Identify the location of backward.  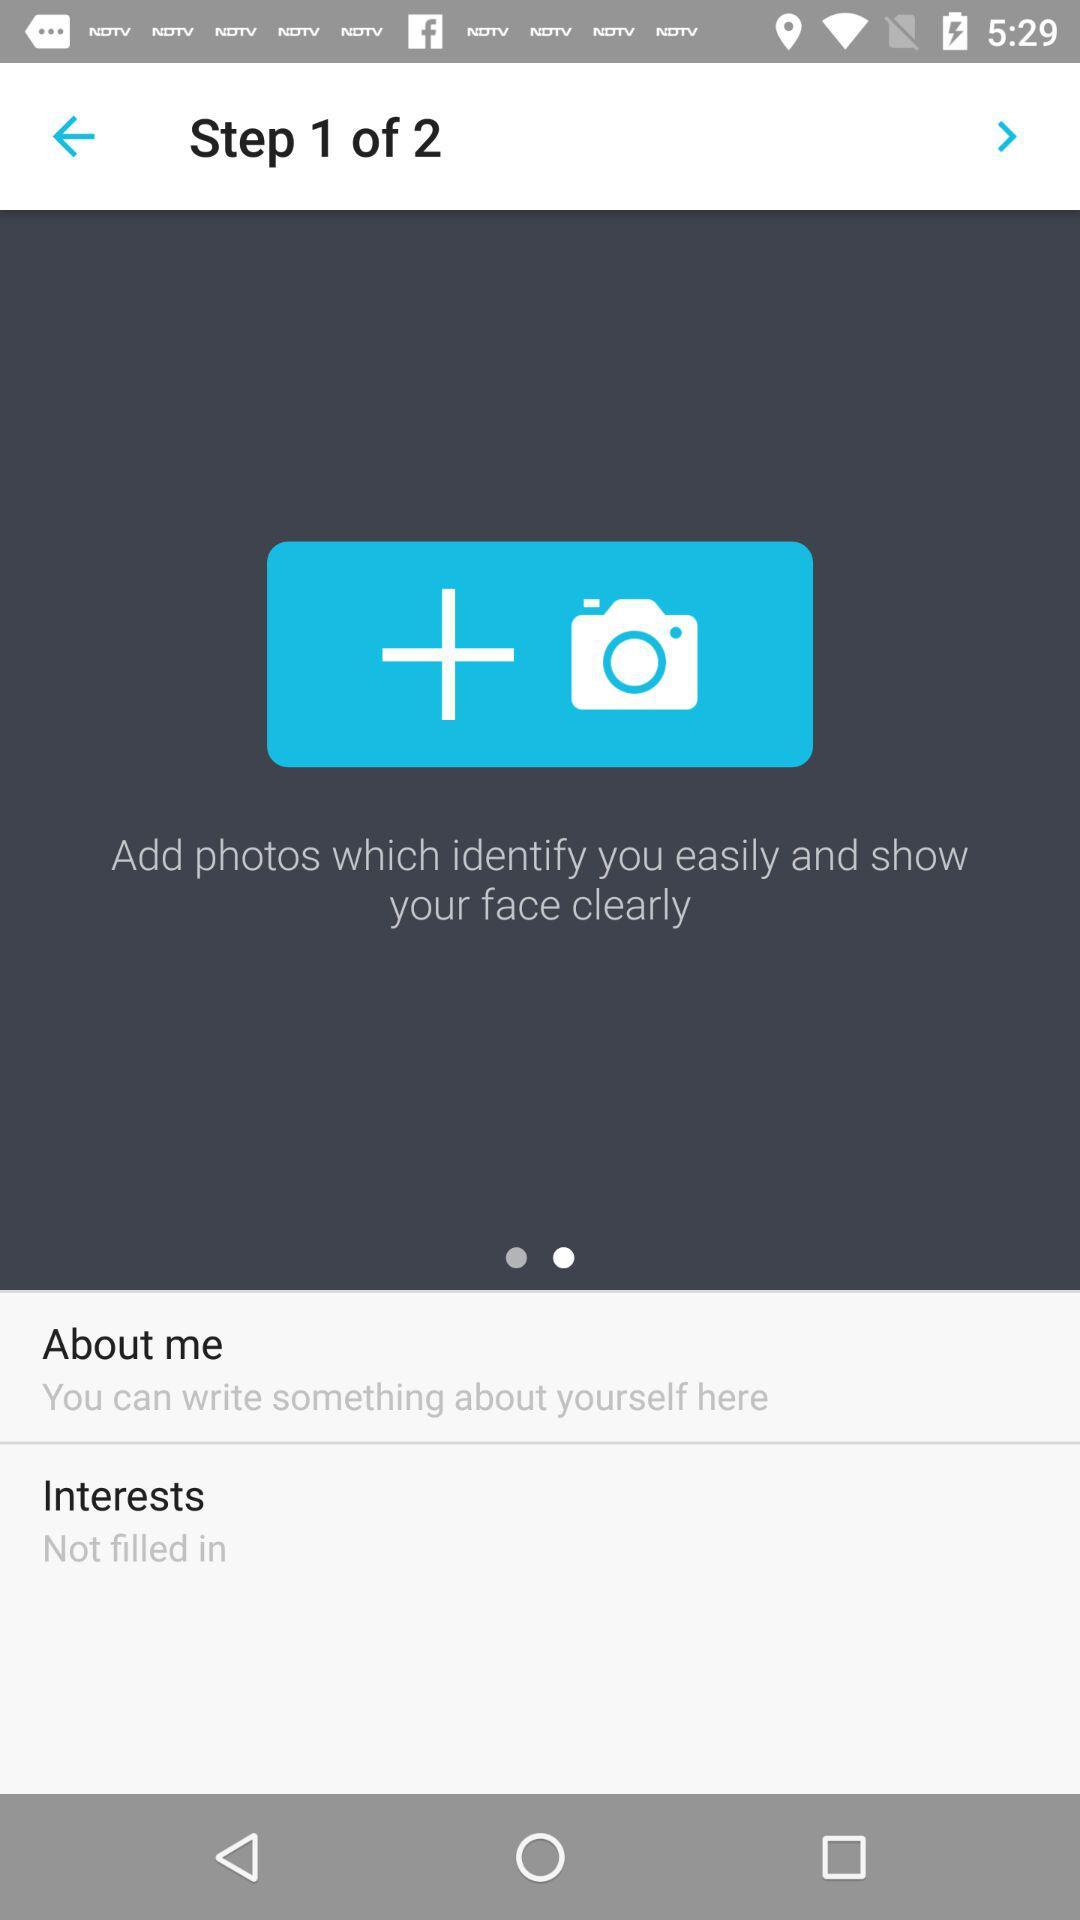
(72, 135).